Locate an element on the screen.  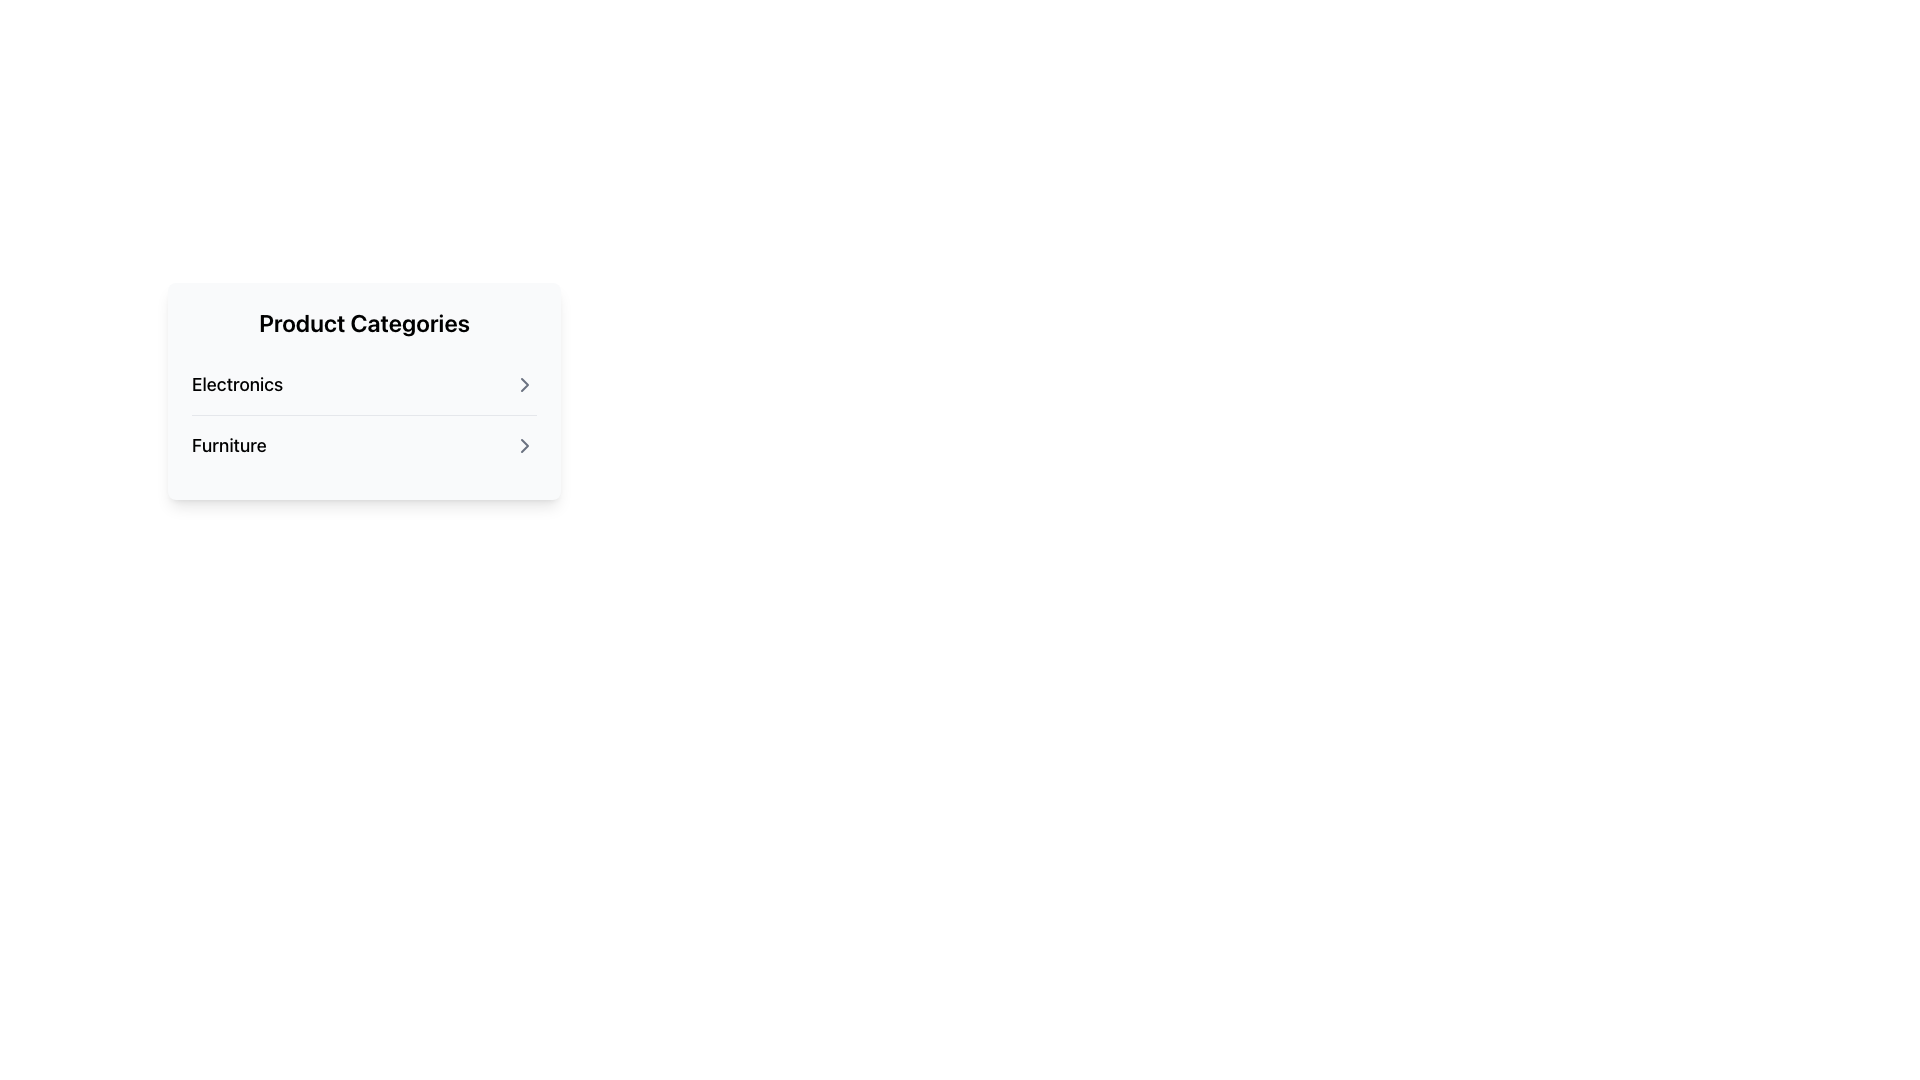
the first list item in the 'Product Categories' under 'Electronics' is located at coordinates (364, 385).